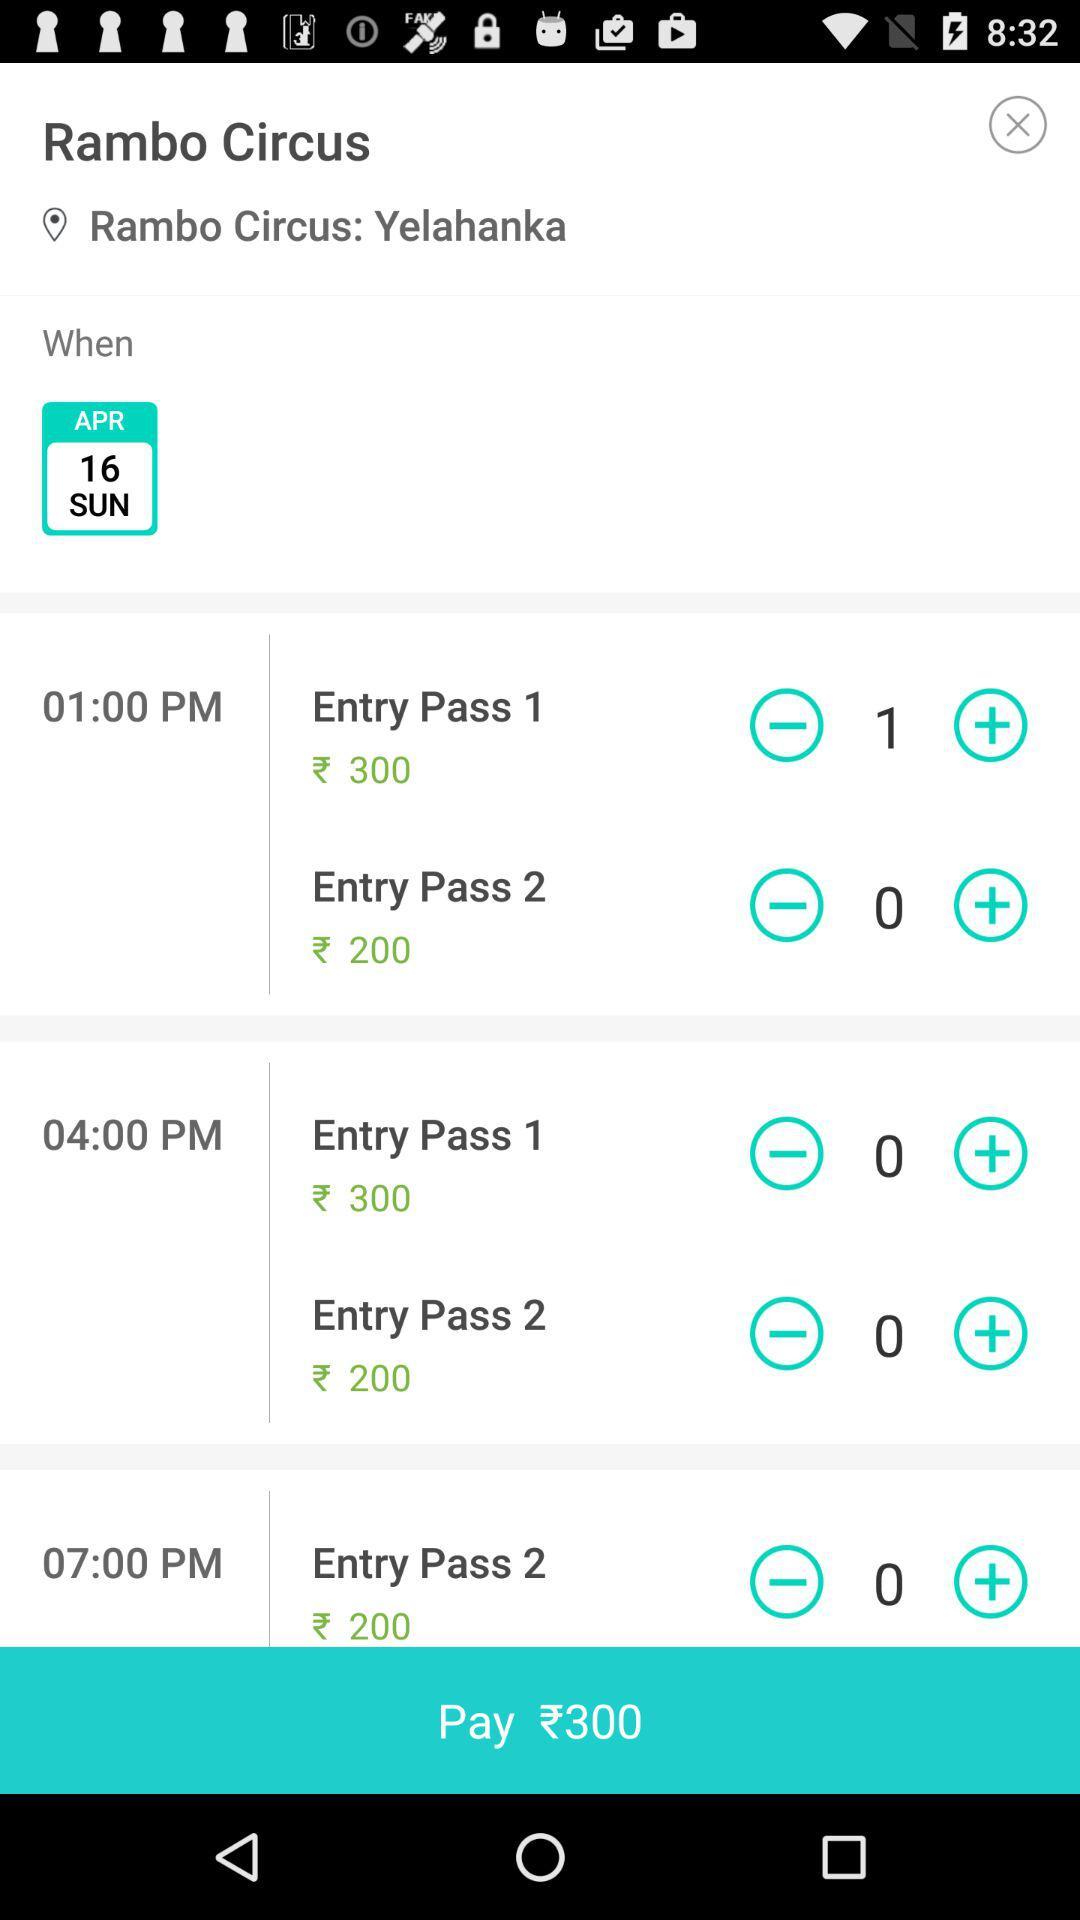 This screenshot has width=1080, height=1920. Describe the element at coordinates (990, 1333) in the screenshot. I see `purchase entry pass` at that location.